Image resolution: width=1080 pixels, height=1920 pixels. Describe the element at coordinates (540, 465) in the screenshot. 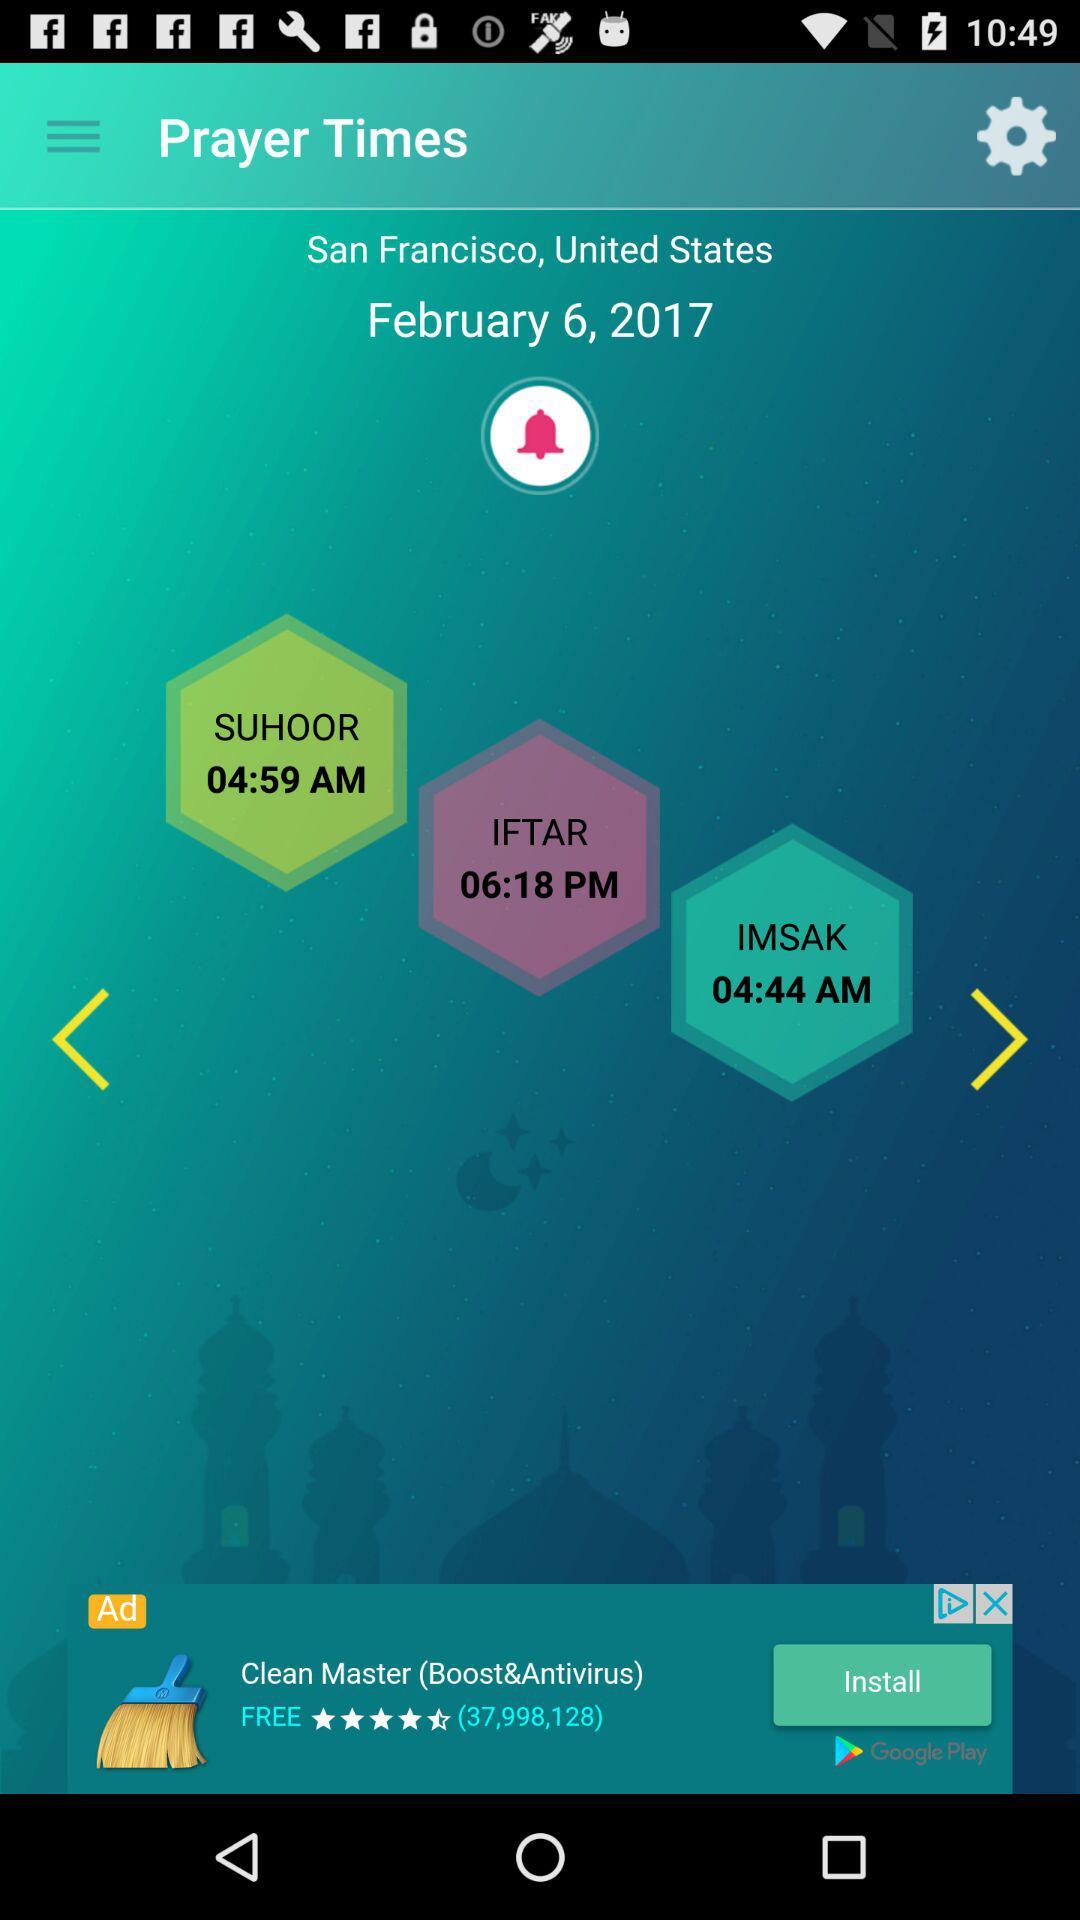

I see `the notifications icon` at that location.